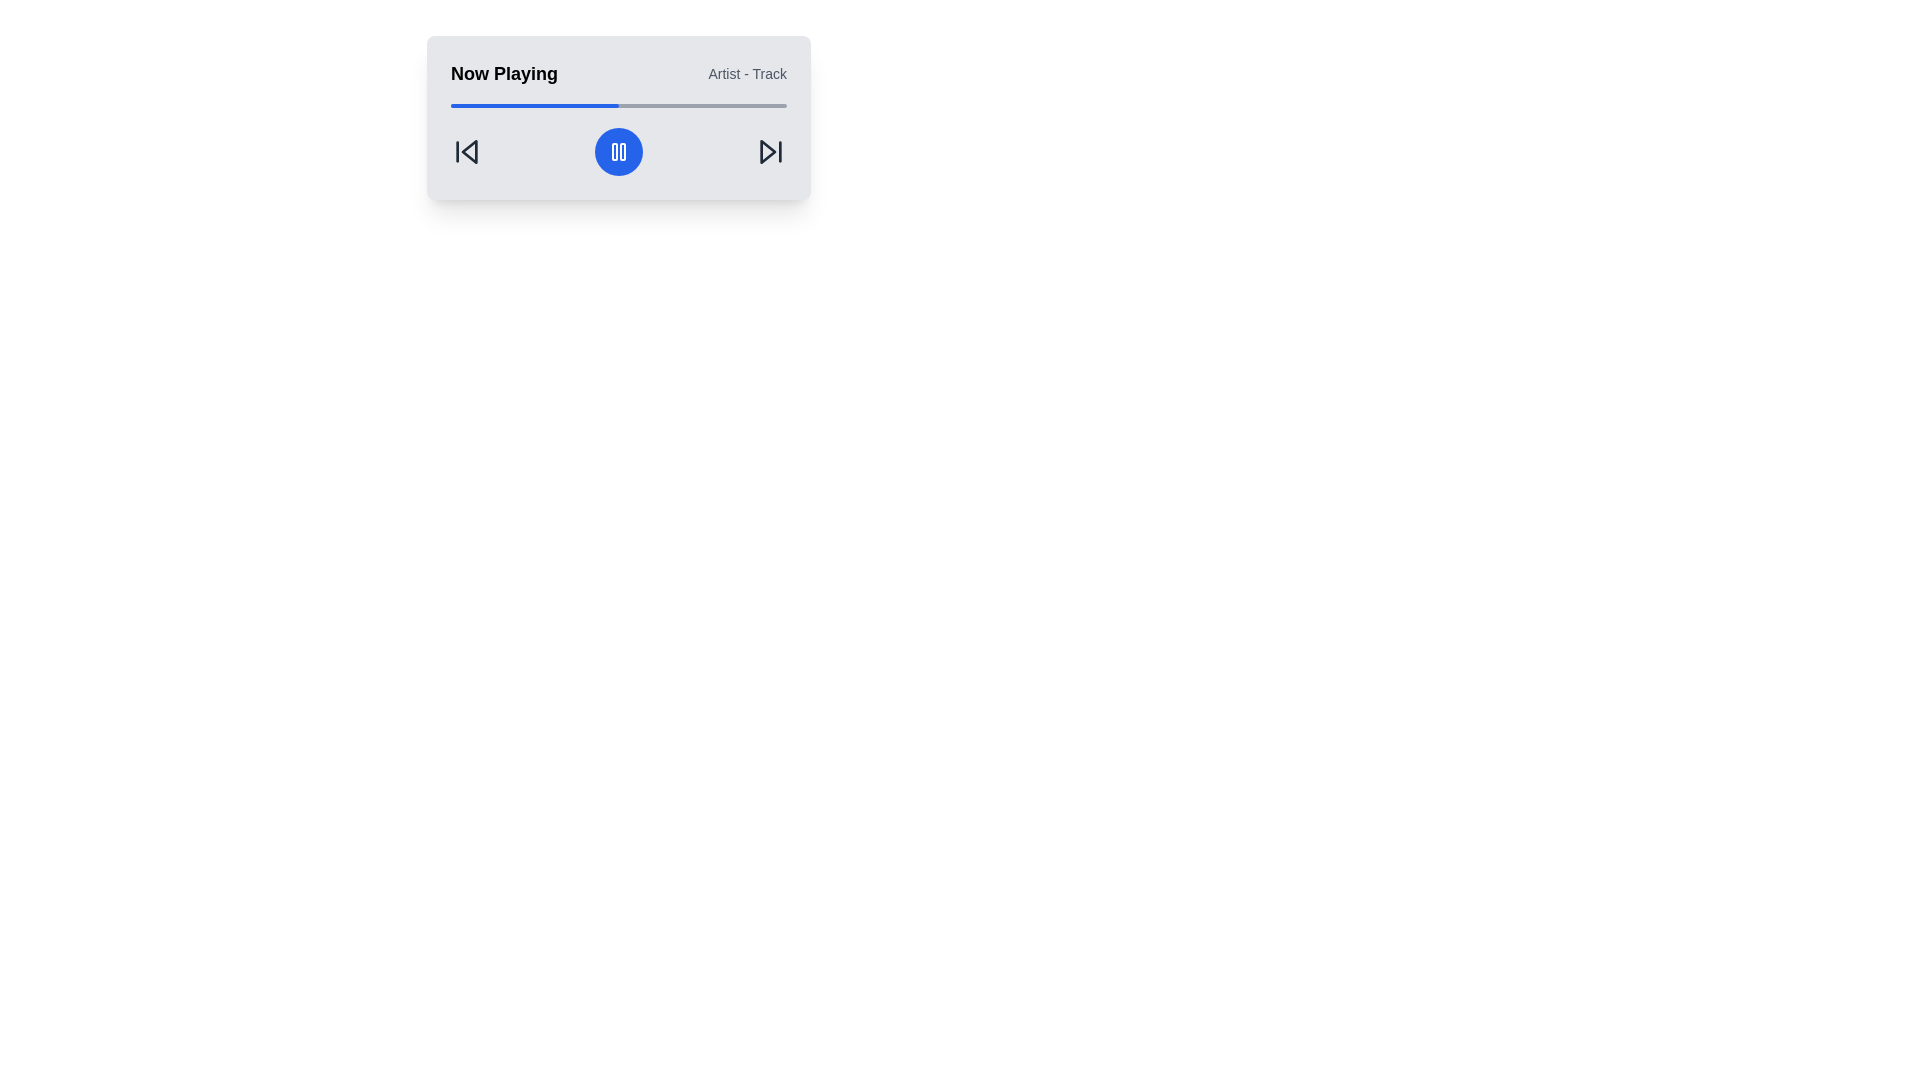 This screenshot has width=1920, height=1080. Describe the element at coordinates (534, 105) in the screenshot. I see `the blue filled segment of the progress bar located in the upper portion of the interface` at that location.